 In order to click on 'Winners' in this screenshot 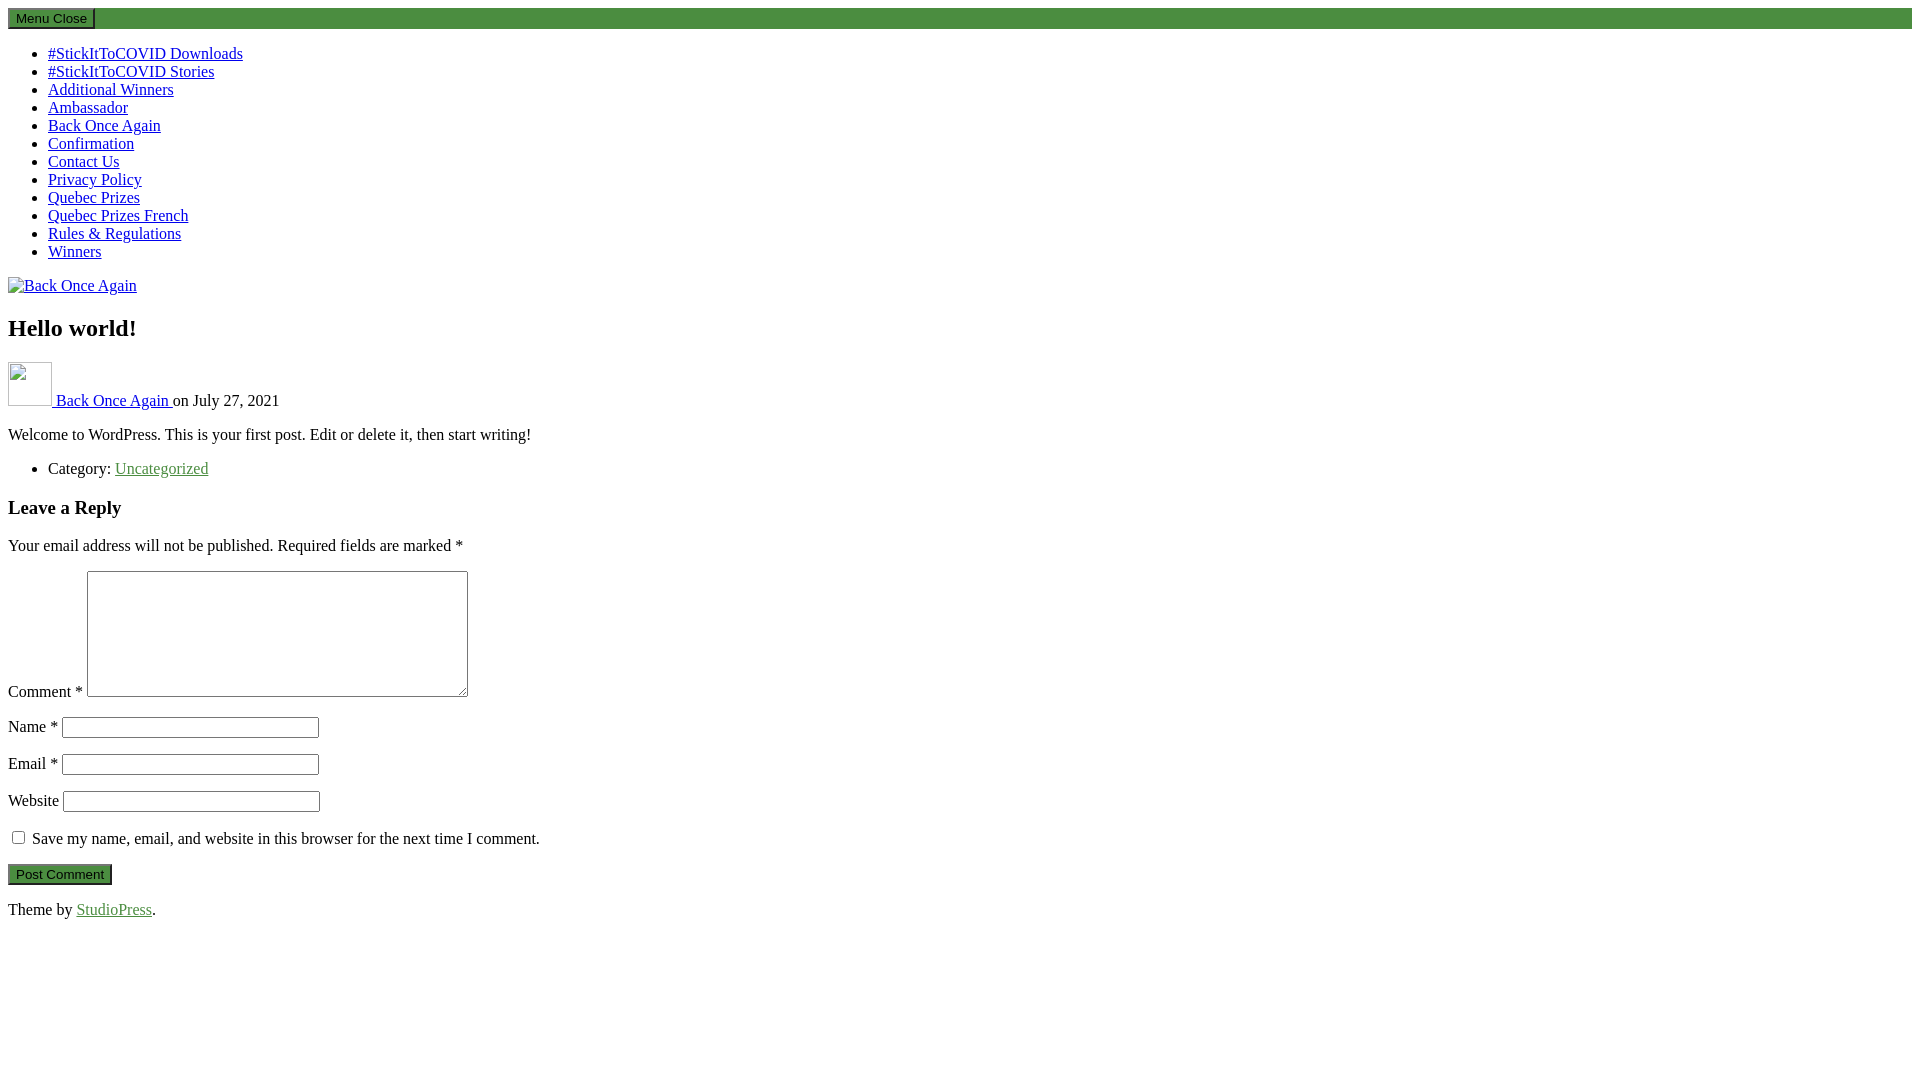, I will do `click(75, 250)`.